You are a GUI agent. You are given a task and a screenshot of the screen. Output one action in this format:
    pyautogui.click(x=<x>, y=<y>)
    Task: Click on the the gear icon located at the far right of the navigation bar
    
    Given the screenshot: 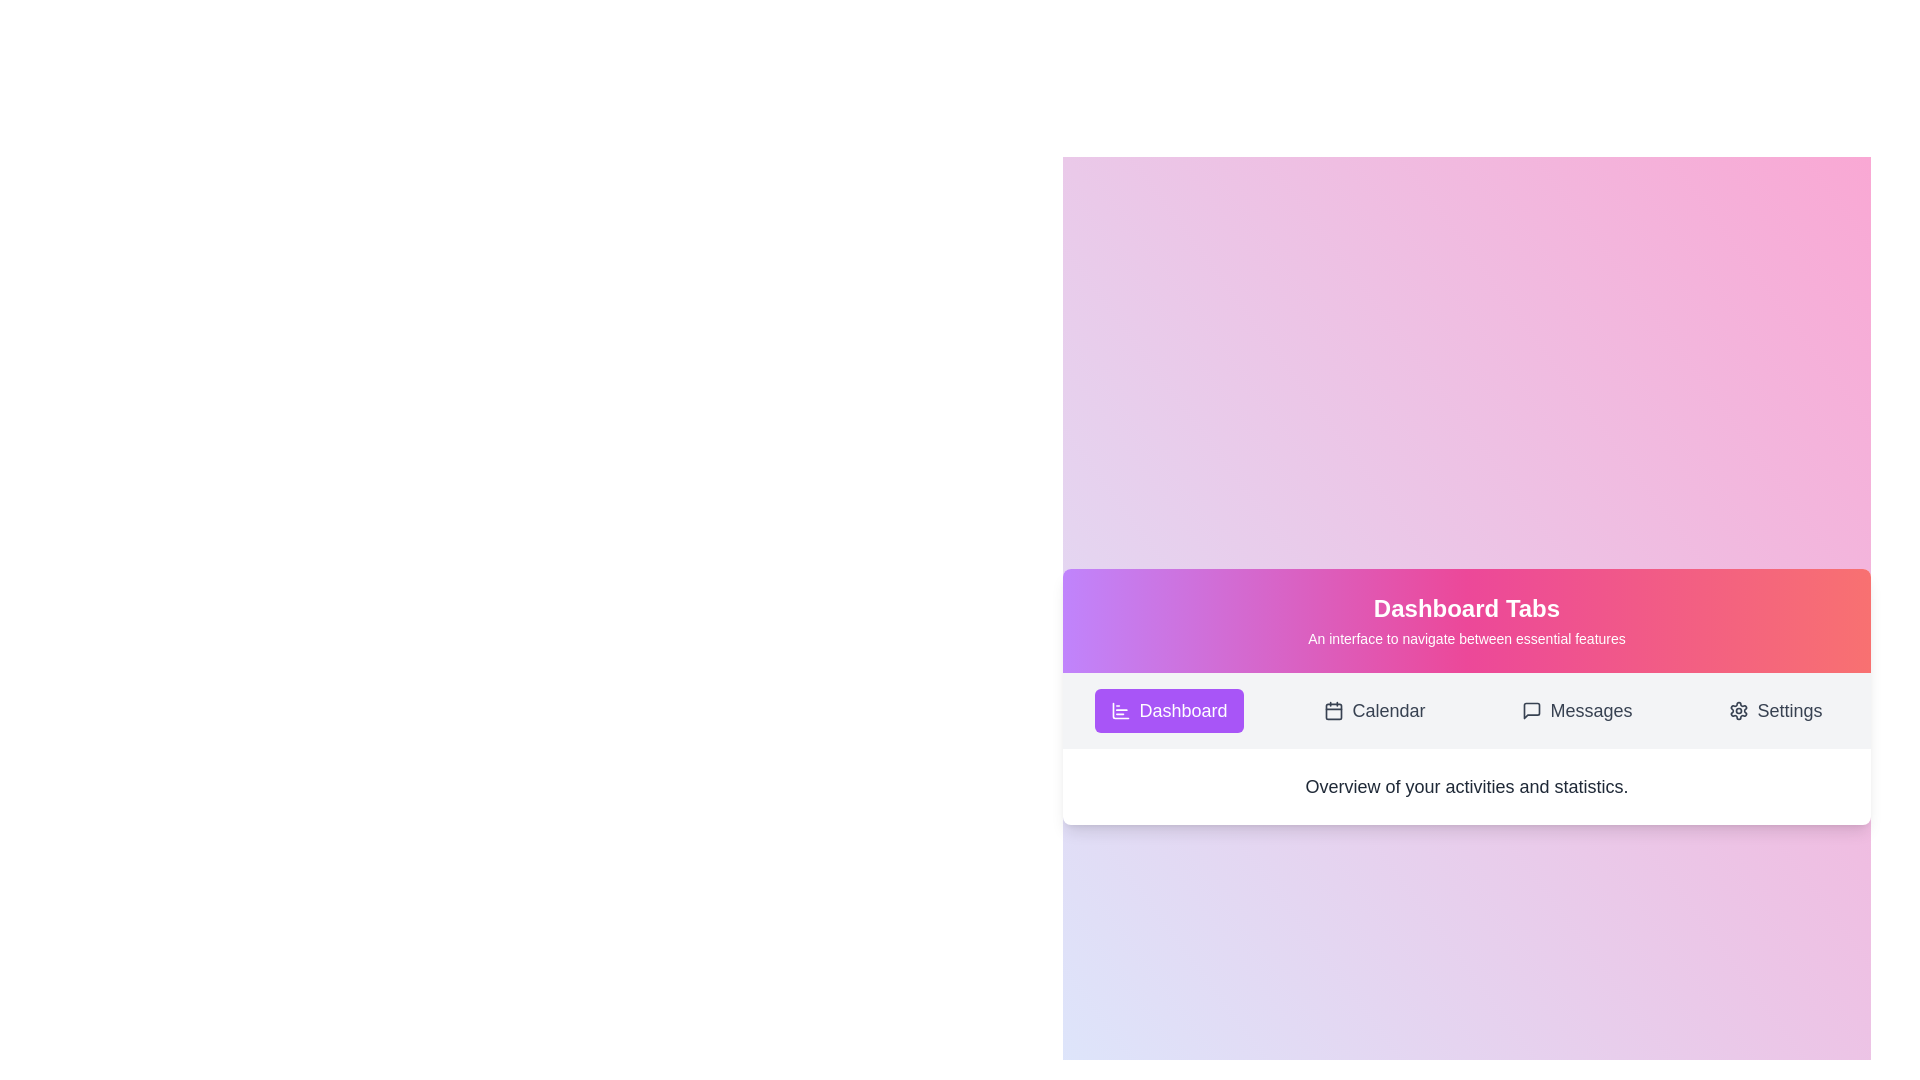 What is the action you would take?
    pyautogui.click(x=1738, y=709)
    